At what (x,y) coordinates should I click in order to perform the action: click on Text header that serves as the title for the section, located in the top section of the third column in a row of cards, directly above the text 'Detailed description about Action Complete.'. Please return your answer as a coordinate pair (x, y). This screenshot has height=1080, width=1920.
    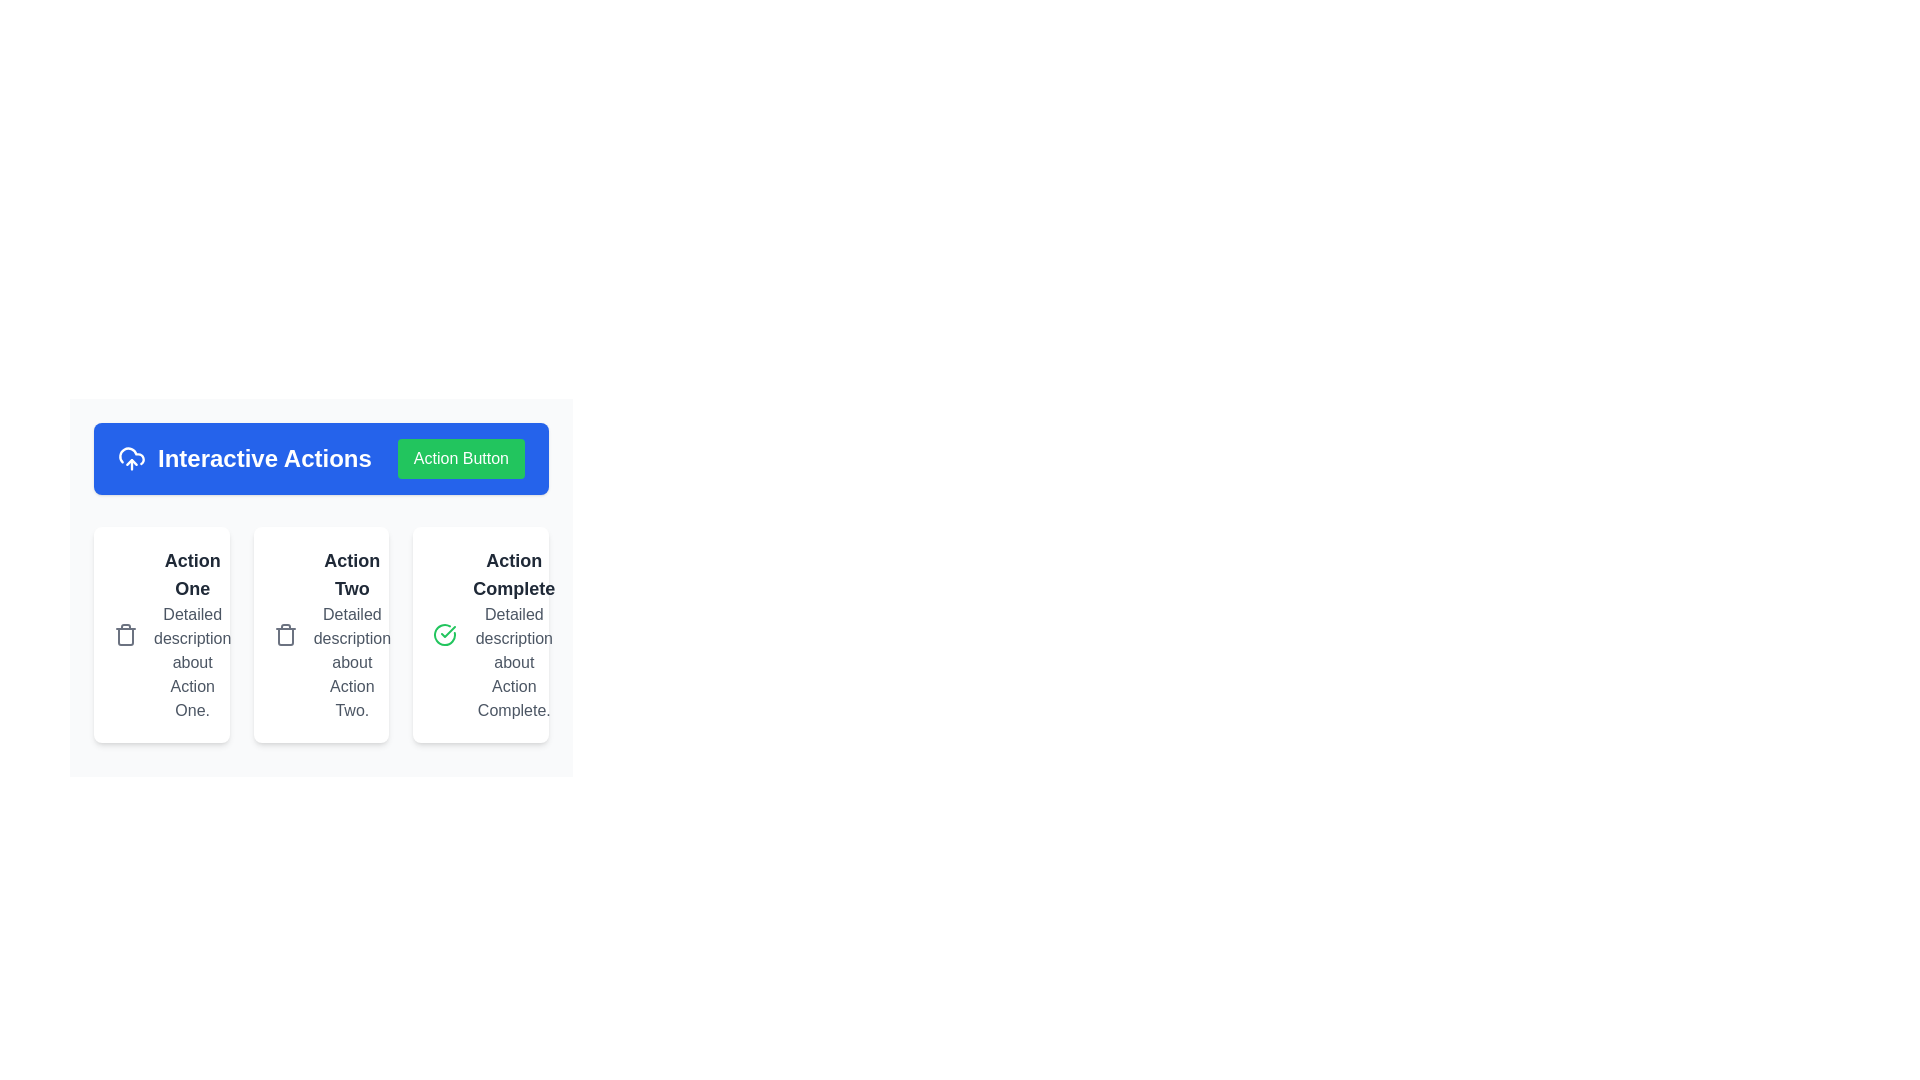
    Looking at the image, I should click on (514, 574).